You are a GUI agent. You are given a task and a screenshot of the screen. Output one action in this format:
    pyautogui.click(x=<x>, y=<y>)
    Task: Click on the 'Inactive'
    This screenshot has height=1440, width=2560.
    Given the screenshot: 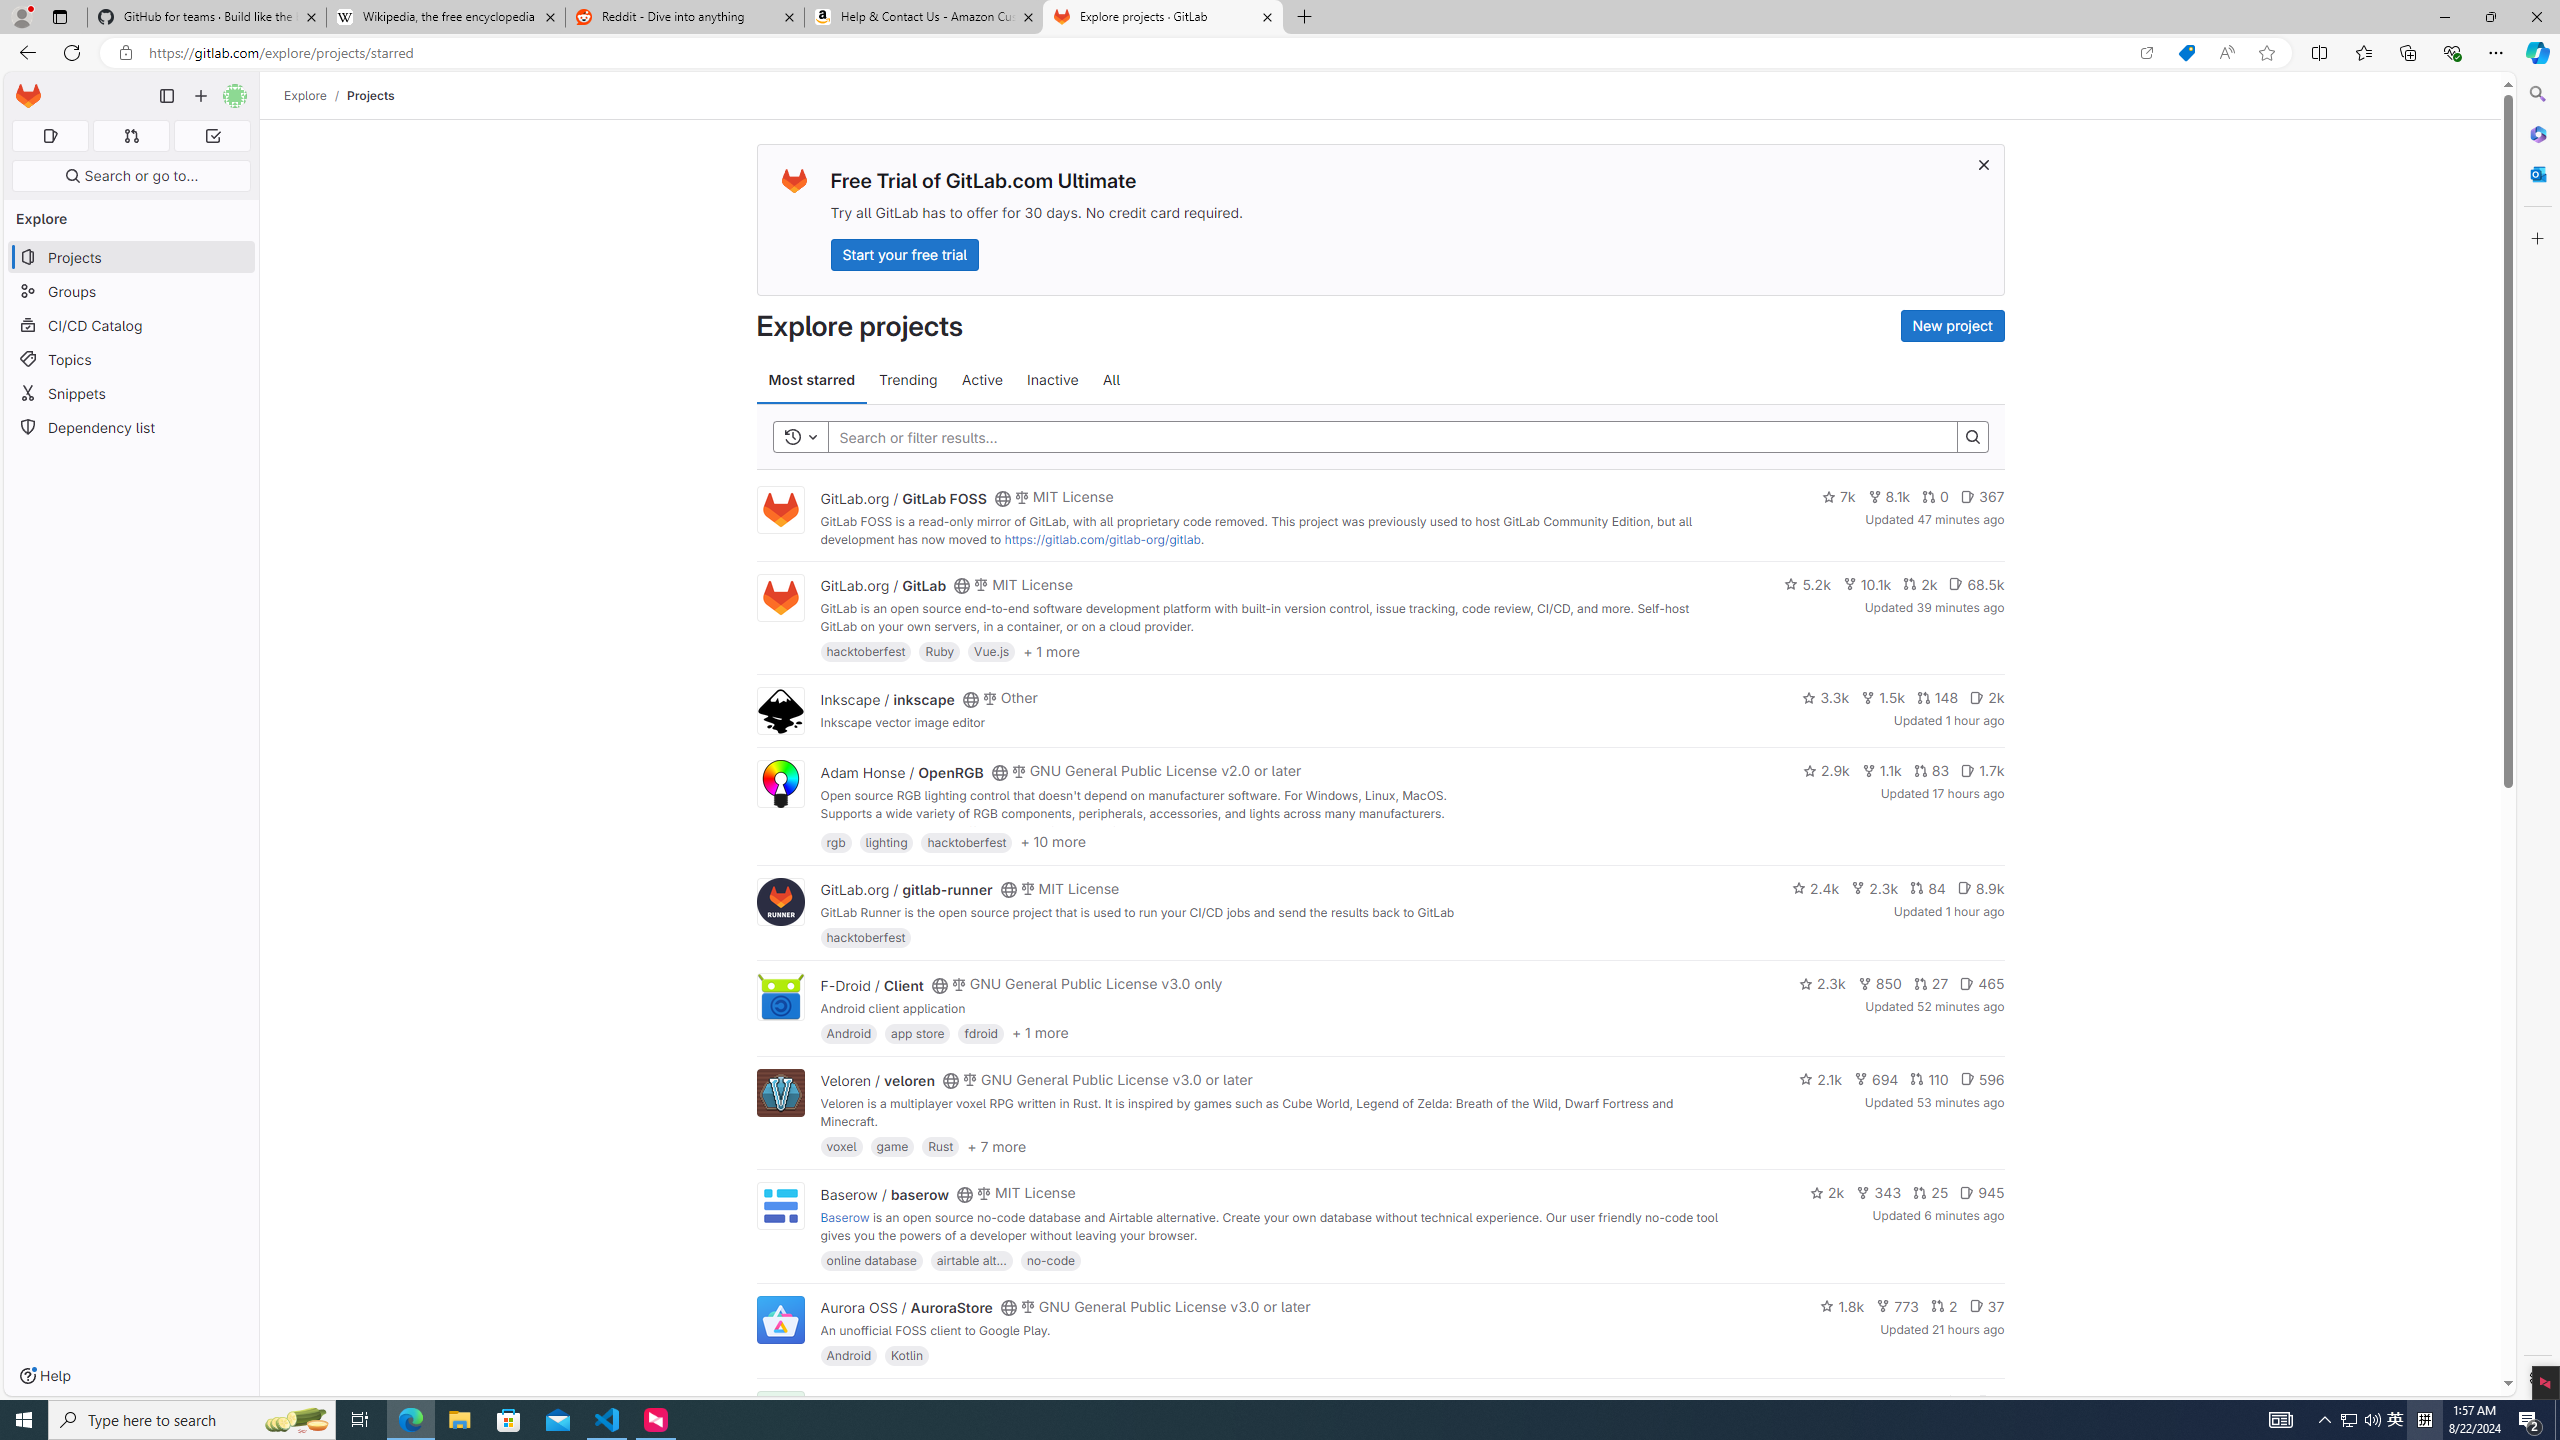 What is the action you would take?
    pyautogui.click(x=1051, y=379)
    